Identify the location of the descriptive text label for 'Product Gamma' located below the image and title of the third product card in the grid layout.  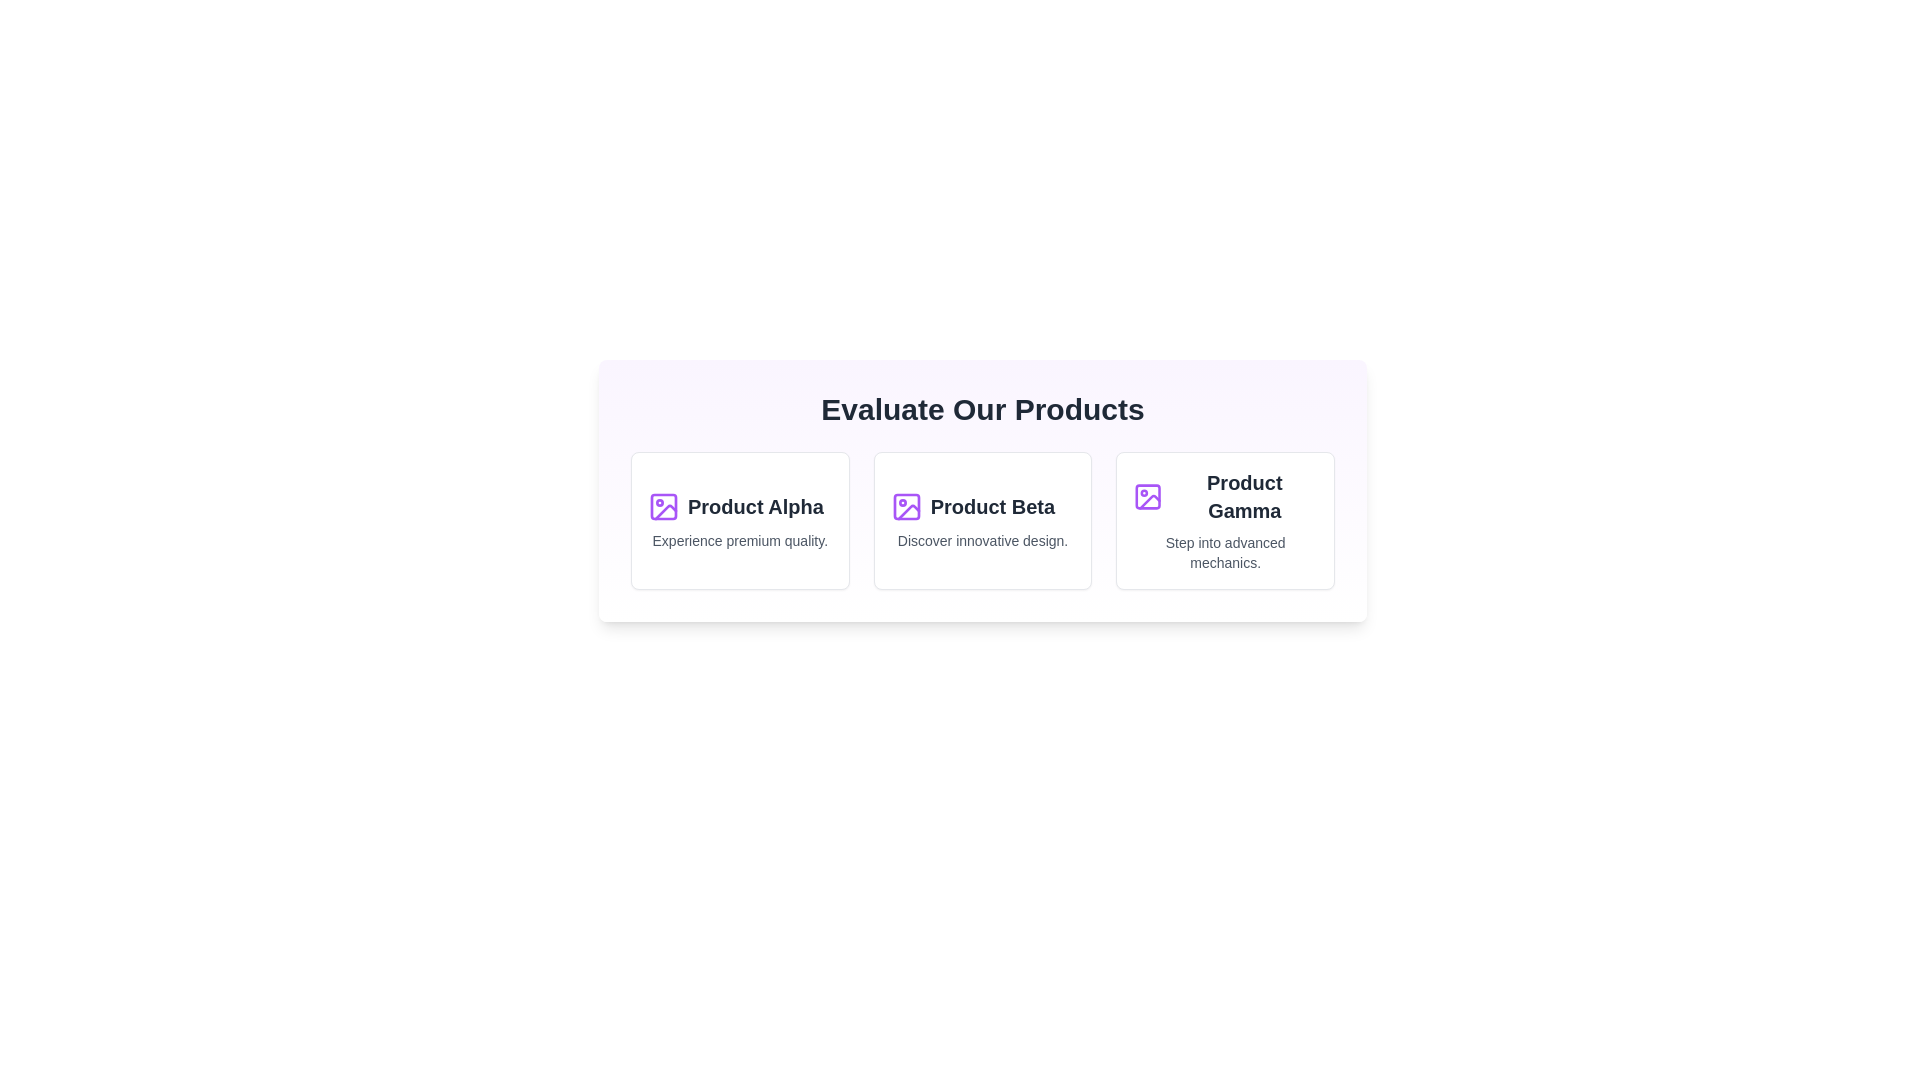
(1224, 552).